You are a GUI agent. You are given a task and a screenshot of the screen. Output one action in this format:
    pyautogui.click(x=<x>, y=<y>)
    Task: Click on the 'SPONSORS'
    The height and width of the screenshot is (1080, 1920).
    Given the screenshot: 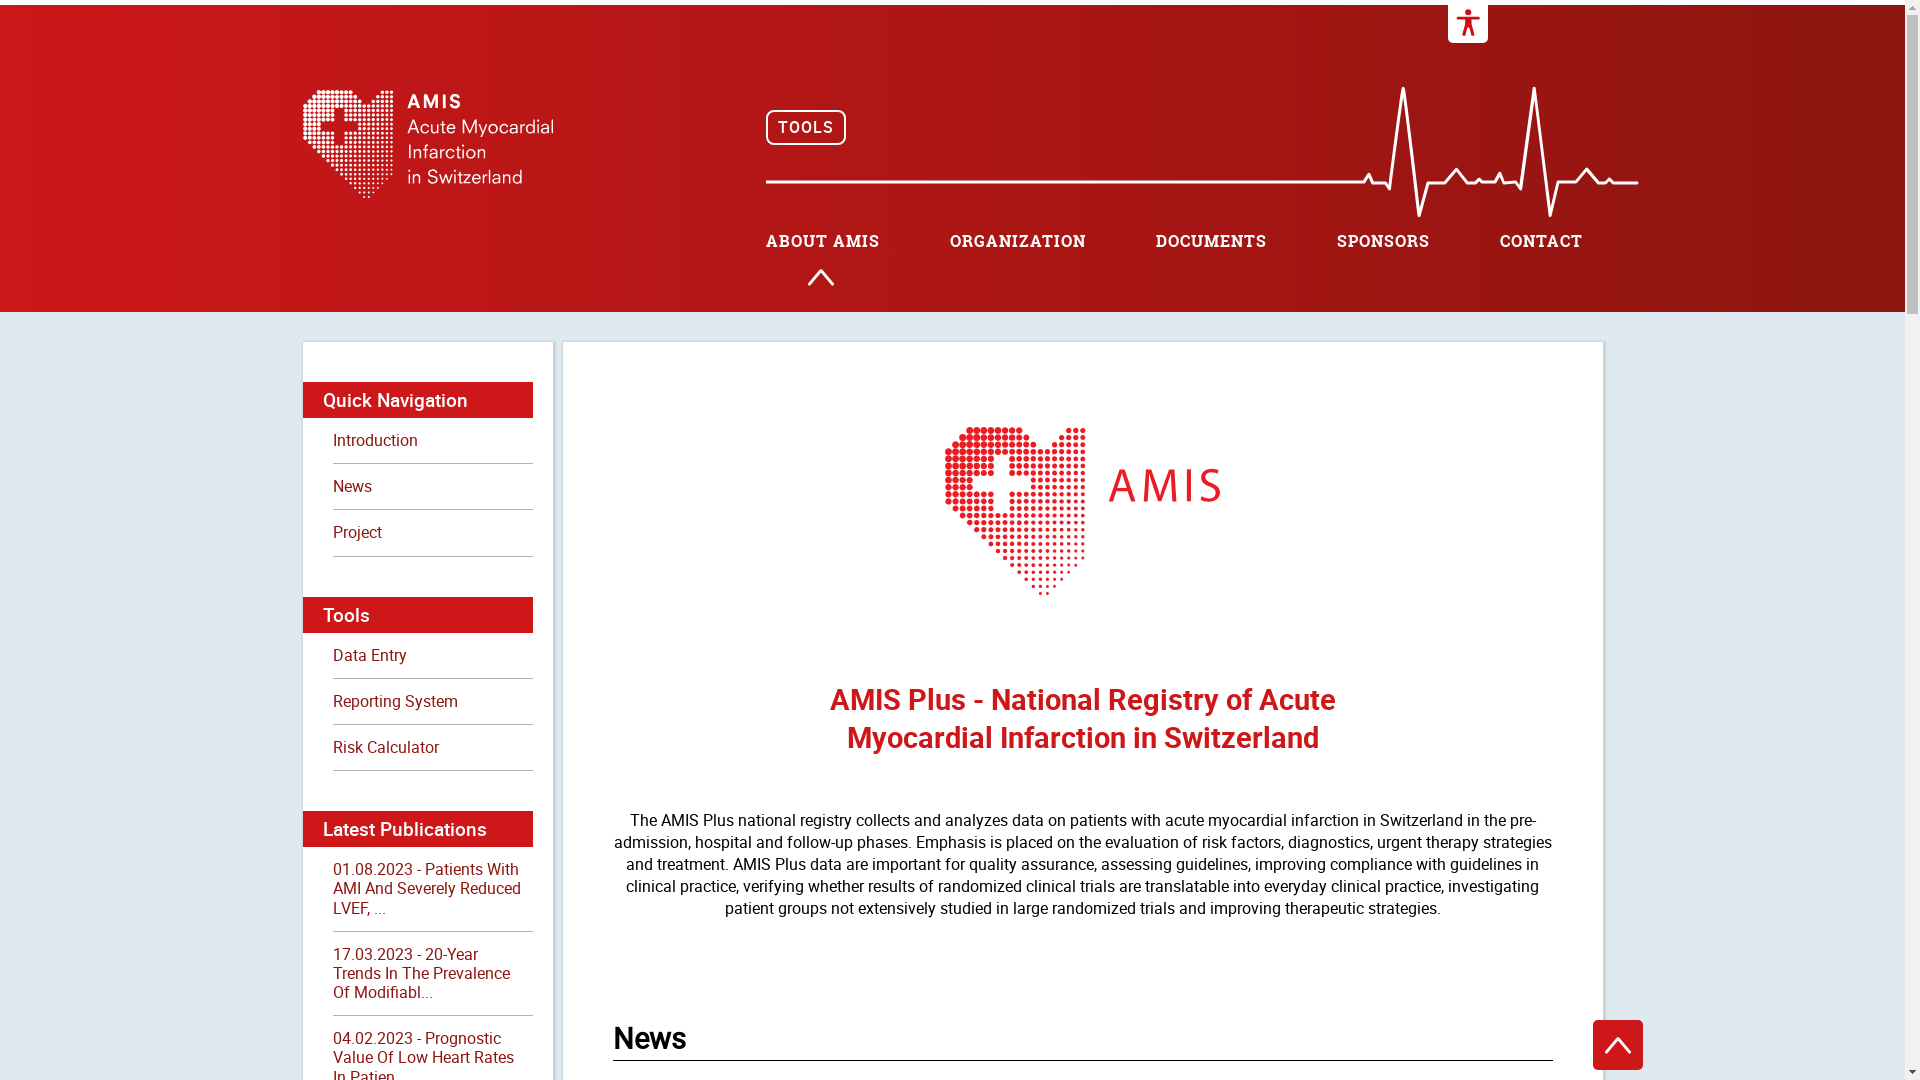 What is the action you would take?
    pyautogui.click(x=1381, y=240)
    